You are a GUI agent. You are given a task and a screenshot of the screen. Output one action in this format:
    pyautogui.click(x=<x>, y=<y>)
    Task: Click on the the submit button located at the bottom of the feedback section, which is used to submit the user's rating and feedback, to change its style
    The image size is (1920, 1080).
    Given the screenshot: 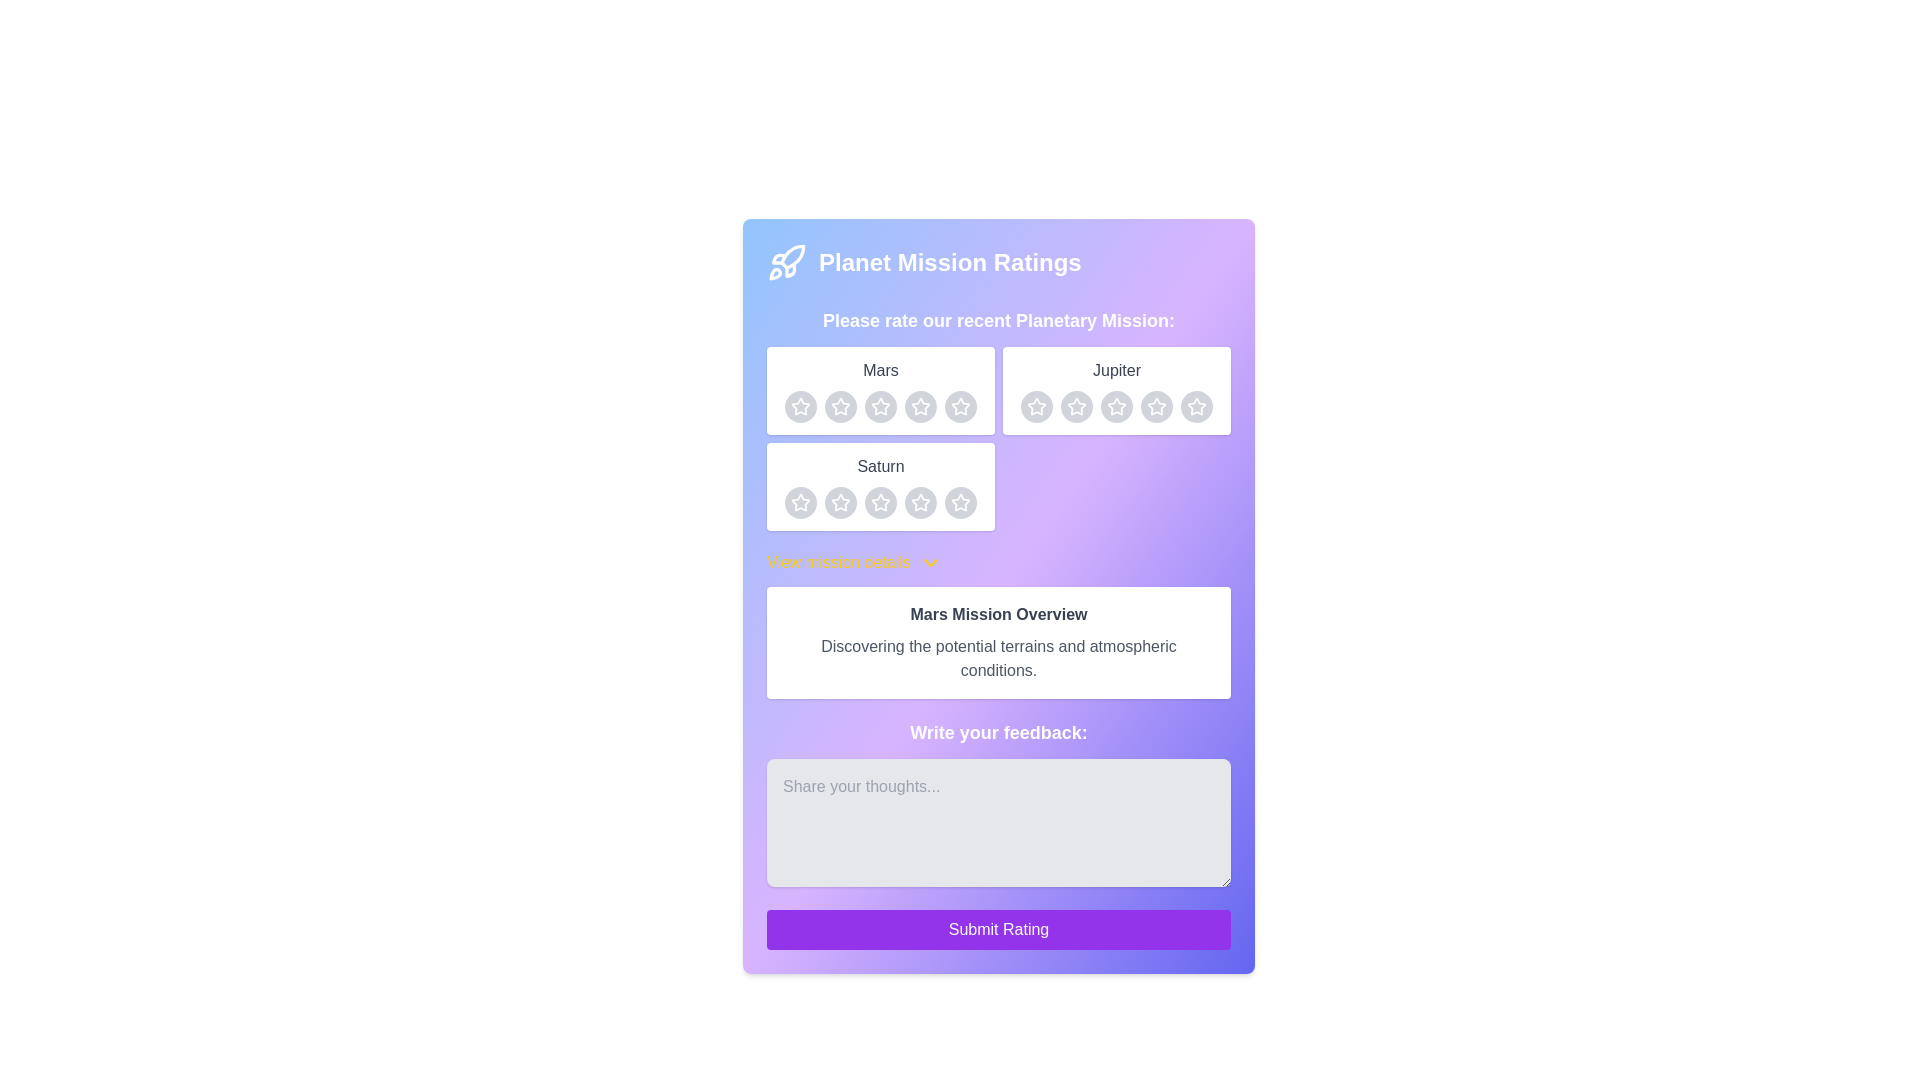 What is the action you would take?
    pyautogui.click(x=998, y=929)
    